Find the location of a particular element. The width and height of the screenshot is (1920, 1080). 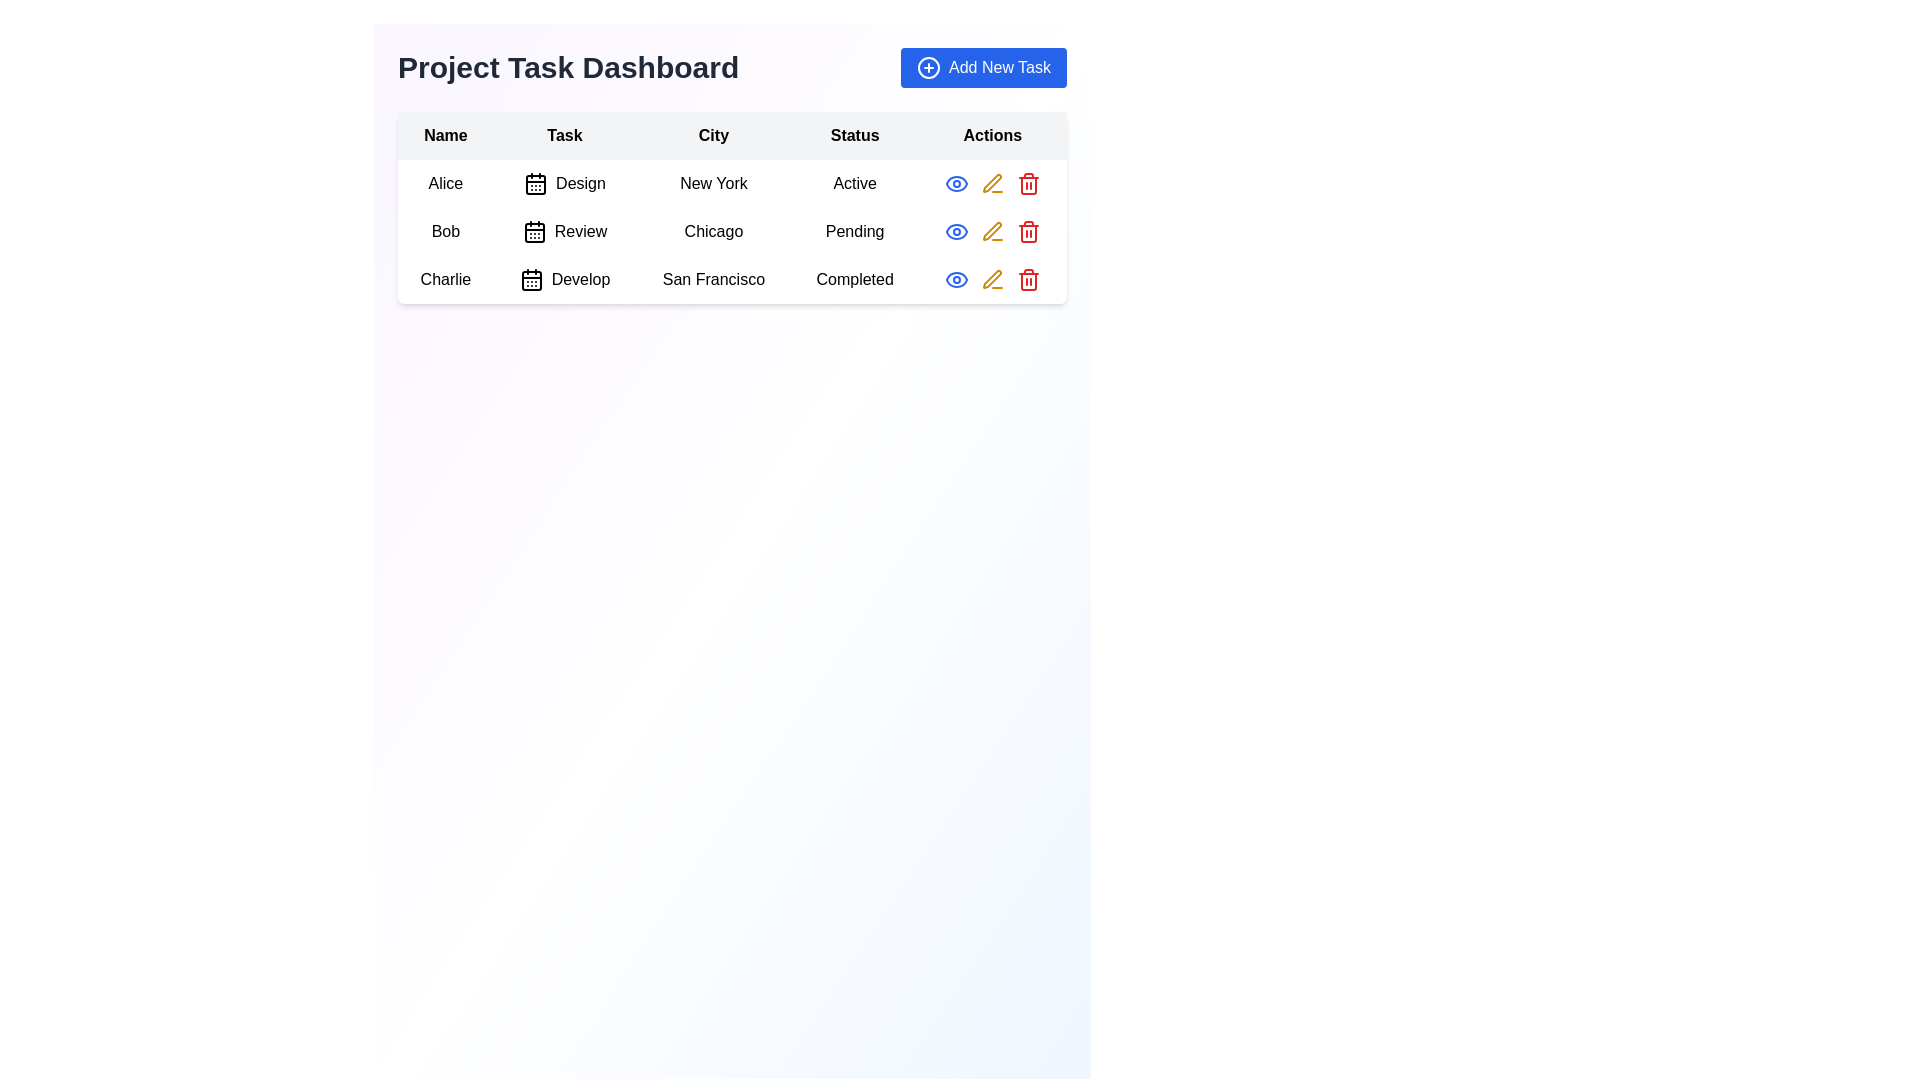

the 'Task' header label in the table column, which is the second column header between 'Name' and 'City' is located at coordinates (564, 135).